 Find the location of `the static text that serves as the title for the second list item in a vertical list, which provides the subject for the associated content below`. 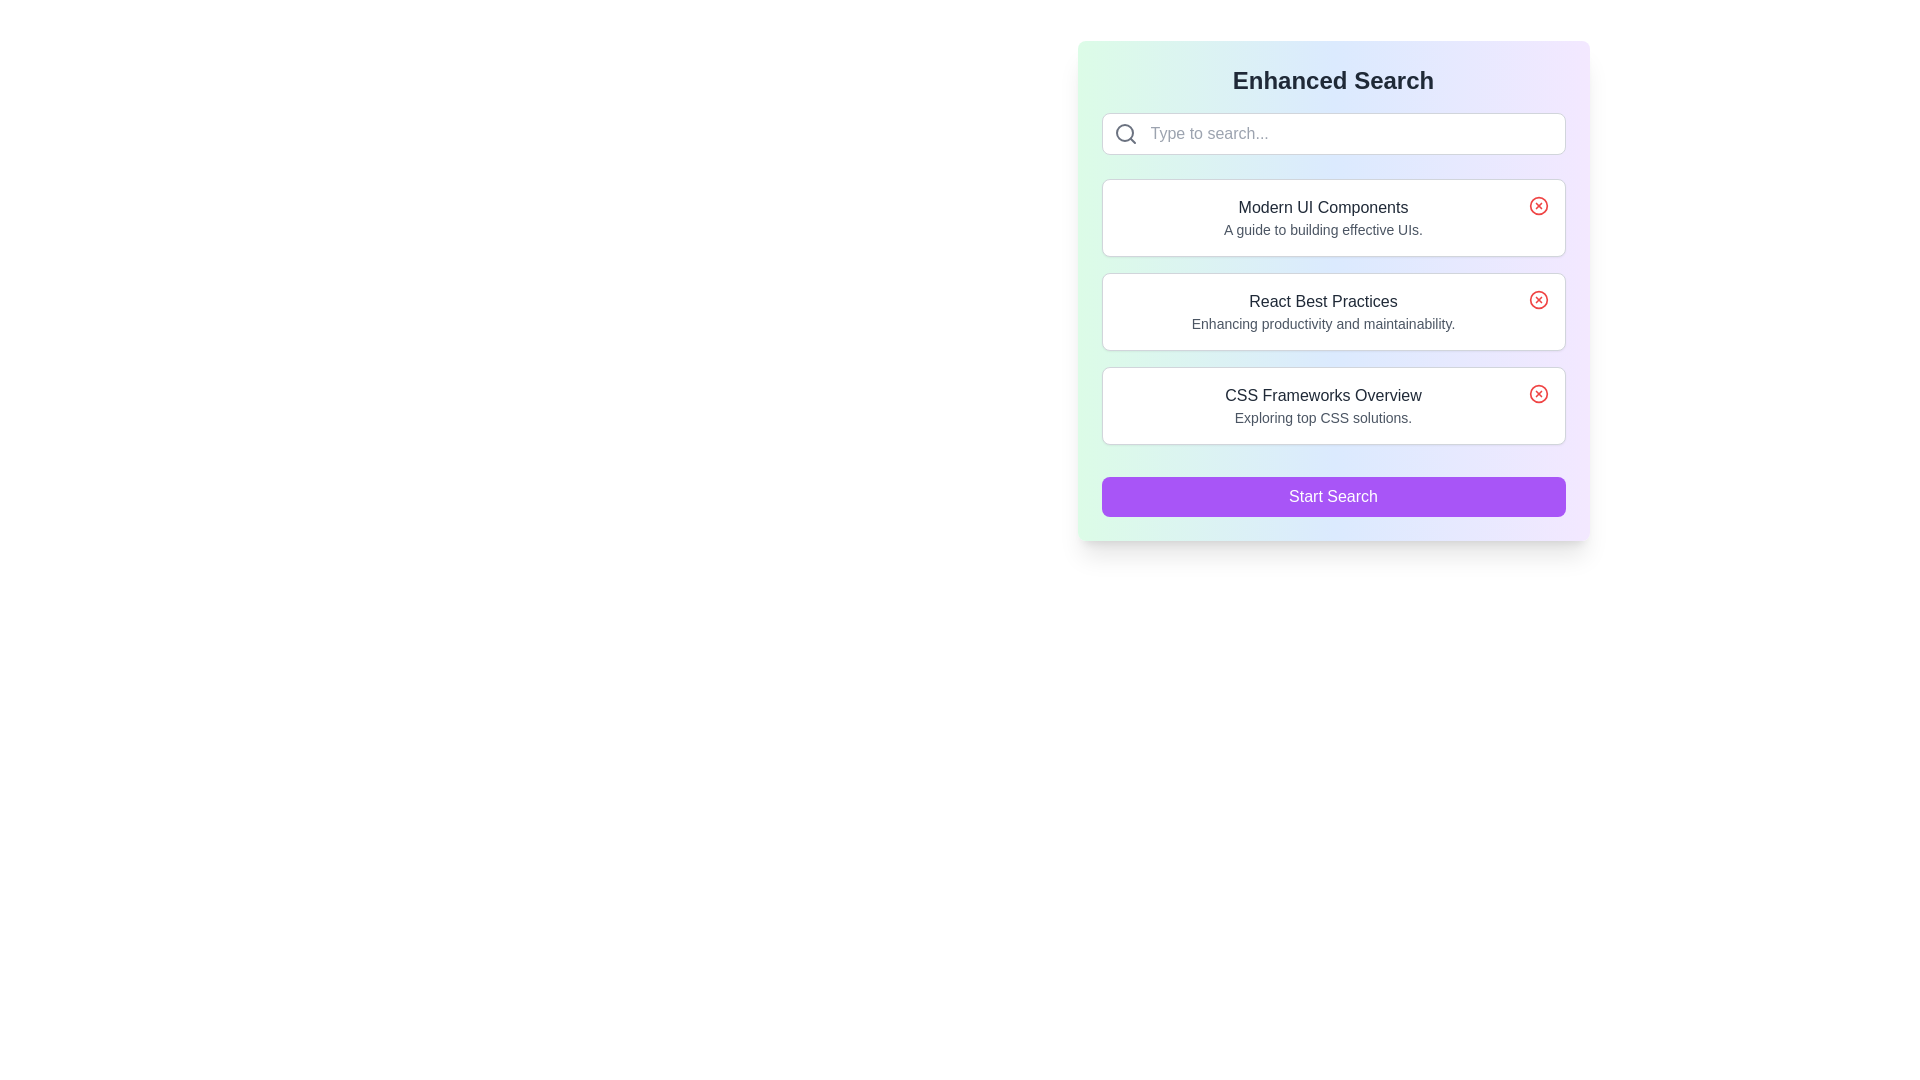

the static text that serves as the title for the second list item in a vertical list, which provides the subject for the associated content below is located at coordinates (1323, 301).